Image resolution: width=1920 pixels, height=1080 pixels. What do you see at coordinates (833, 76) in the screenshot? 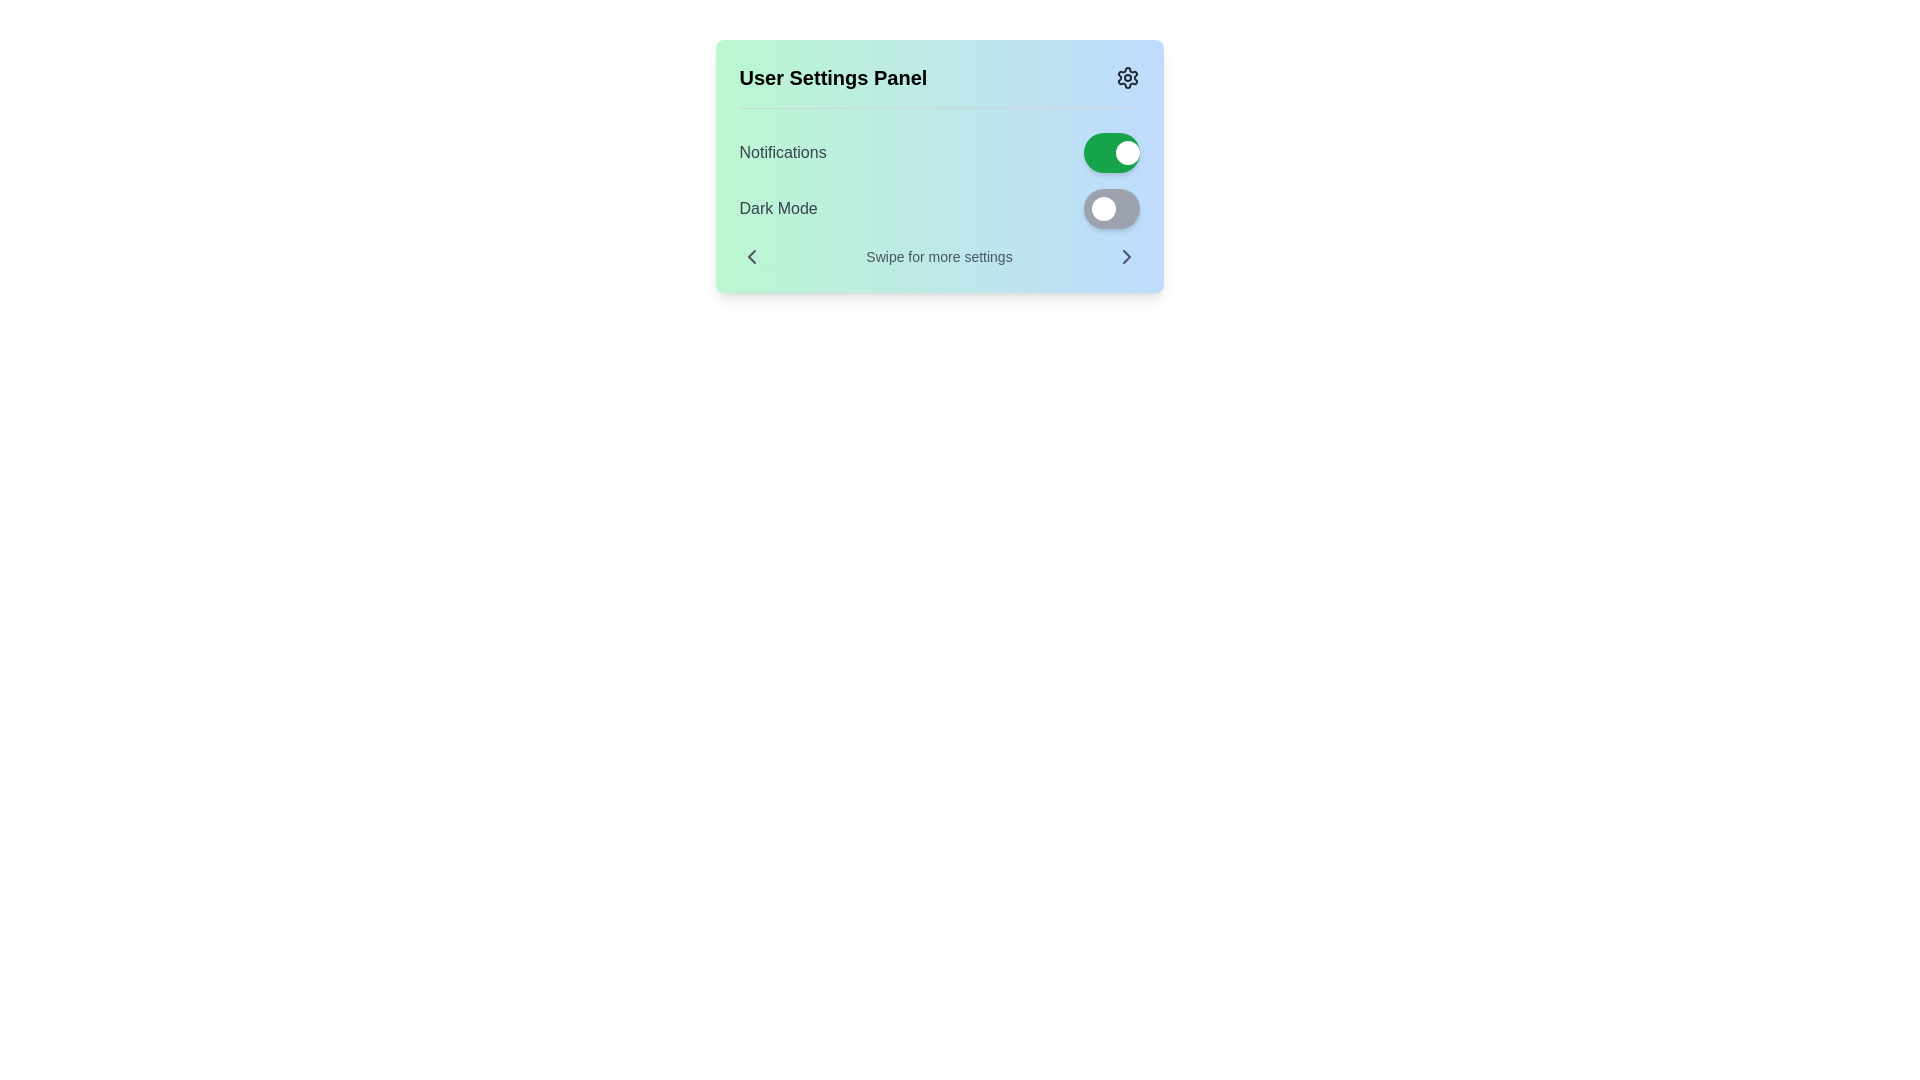
I see `the text 'User Settings Panel' displayed at the top of the component` at bounding box center [833, 76].